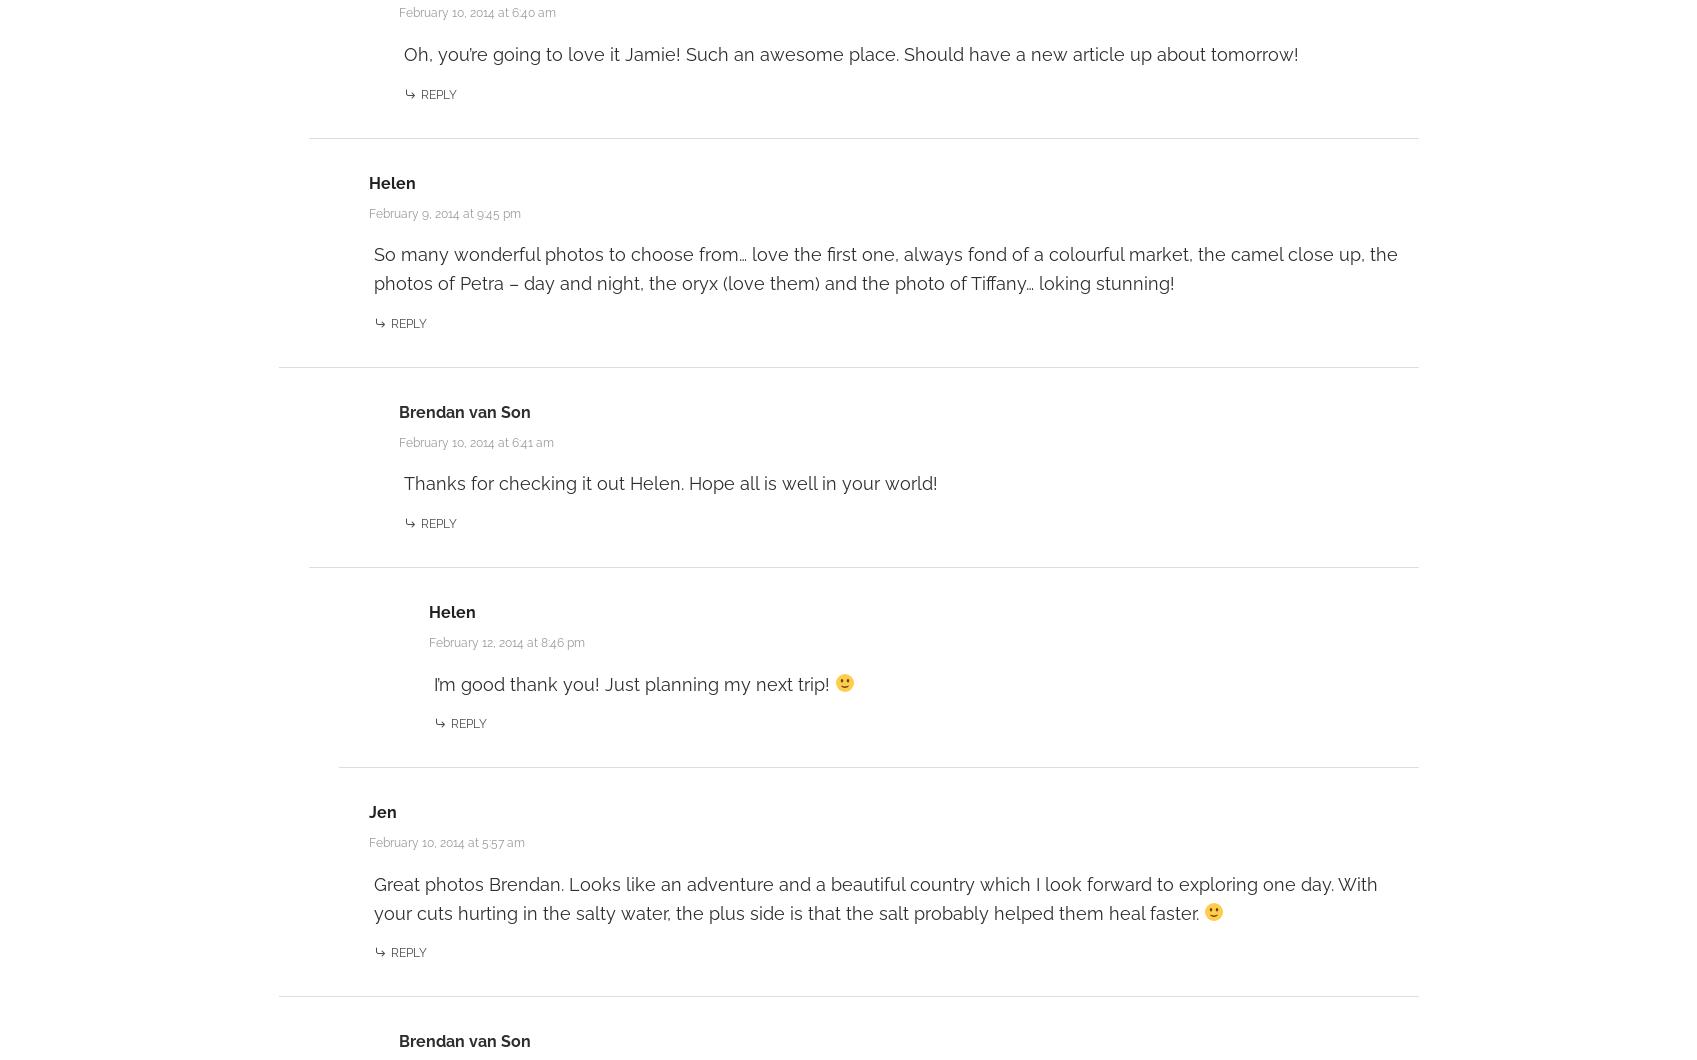 Image resolution: width=1697 pixels, height=1060 pixels. What do you see at coordinates (442, 211) in the screenshot?
I see `'February 9, 2014 at 9:45 pm'` at bounding box center [442, 211].